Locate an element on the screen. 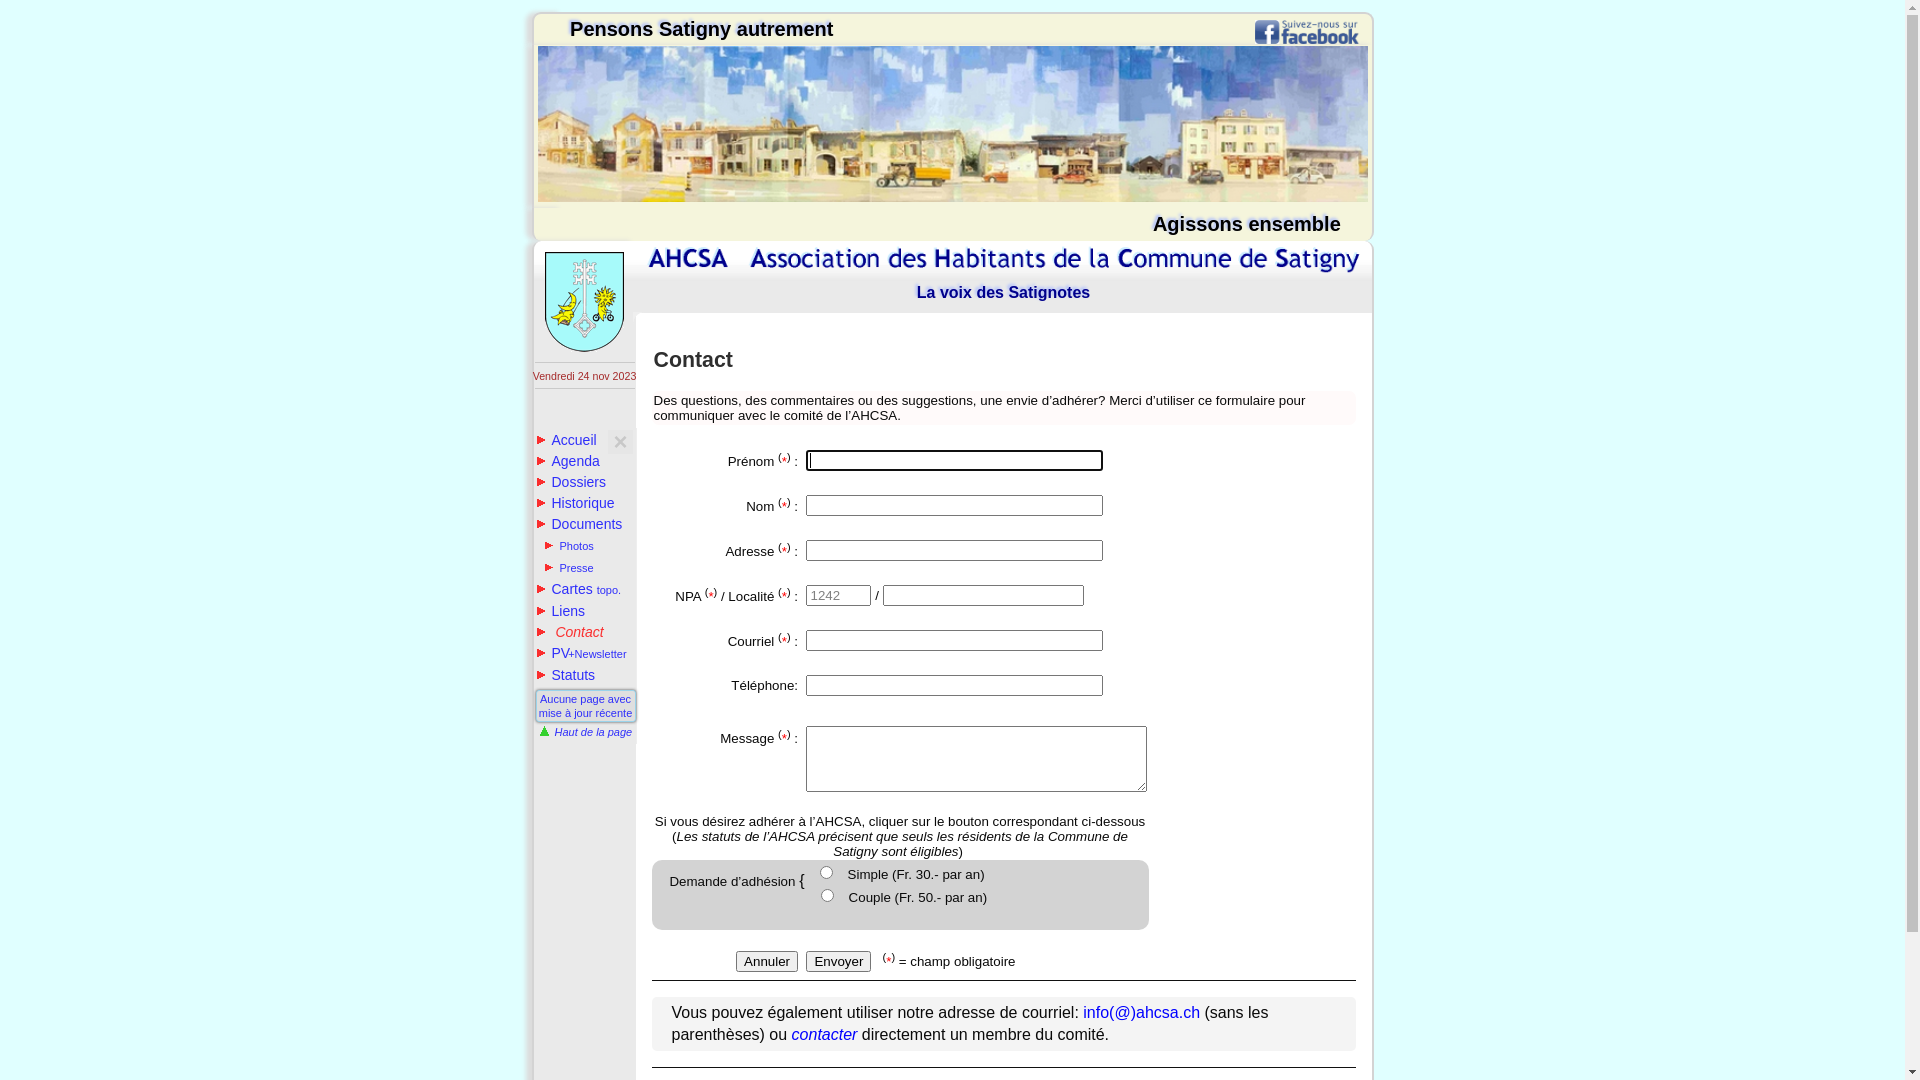 This screenshot has width=1920, height=1080. 'contacter' is located at coordinates (825, 1034).